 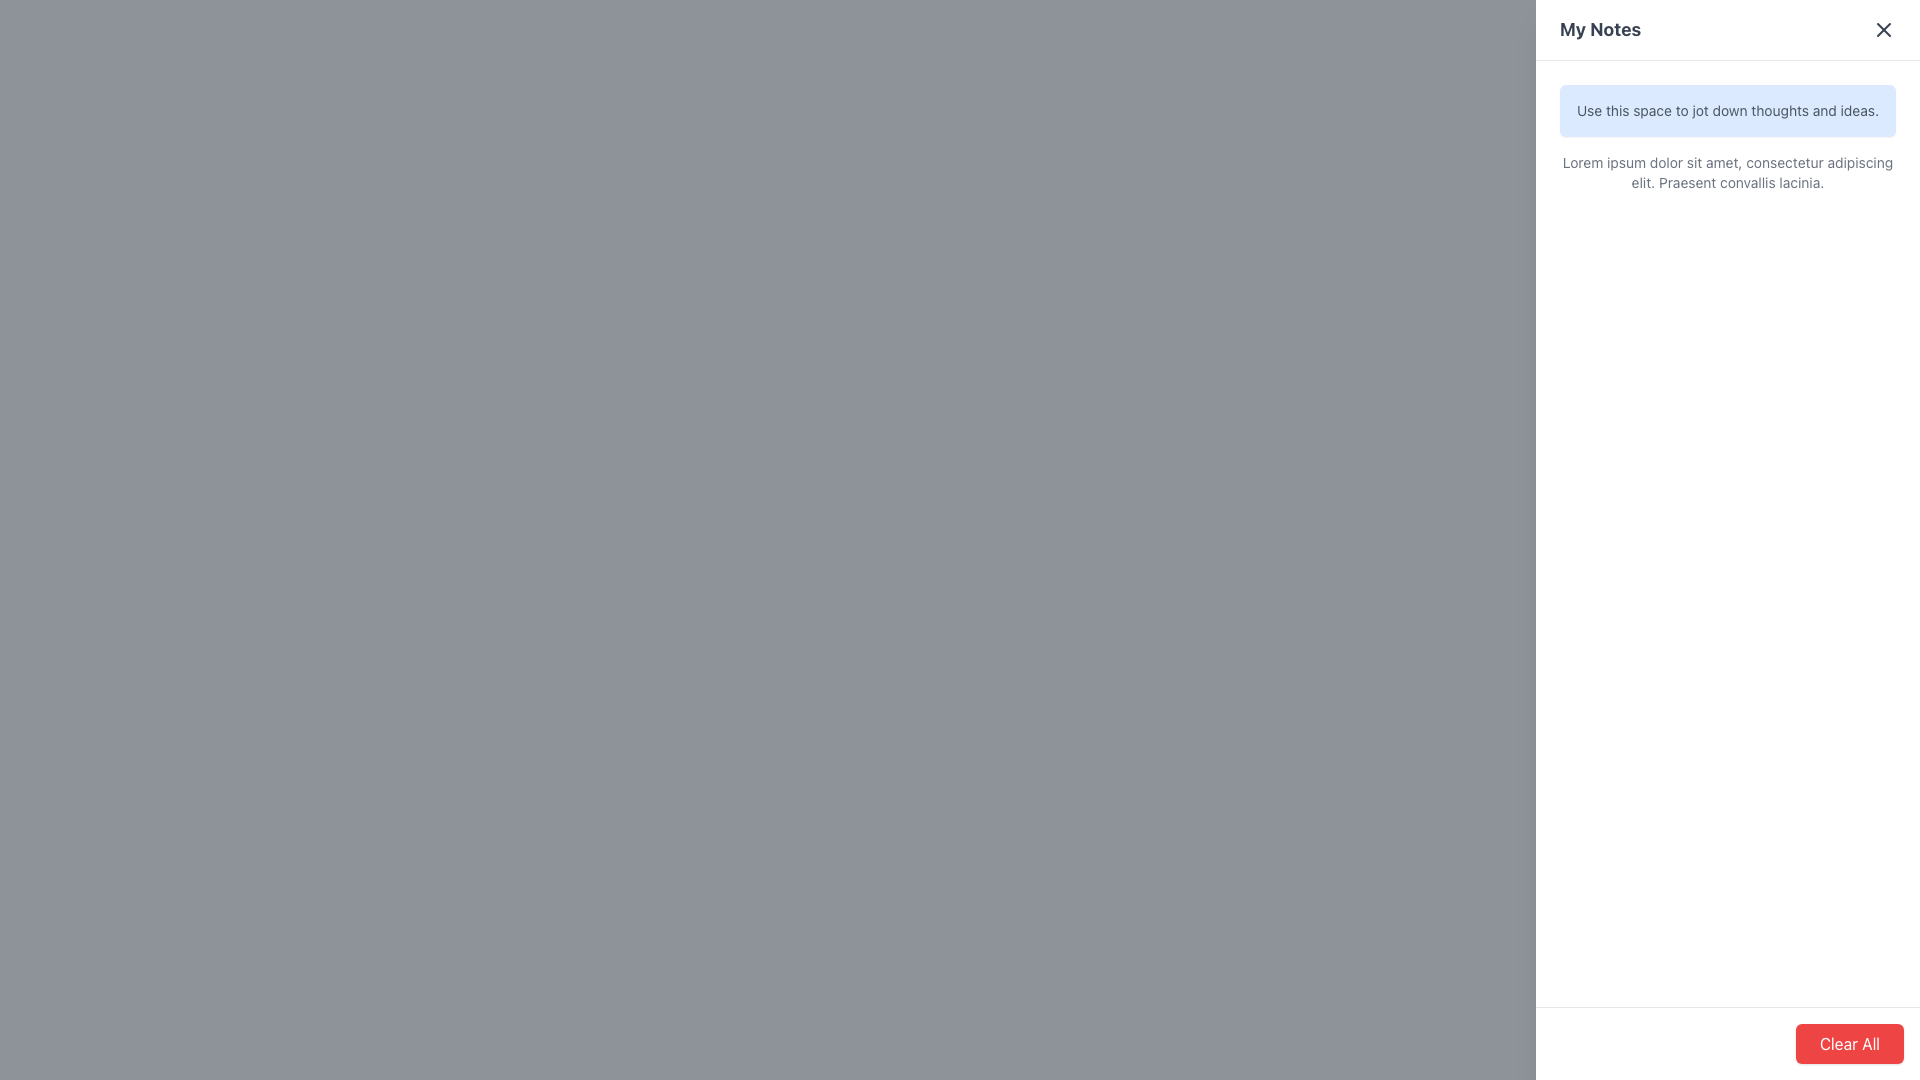 I want to click on the static text label that reads 'My Notes.' This text is styled in bold, large font, and is located in the header section of the side panel, near the top-left corner, preceding an interactive close button, so click(x=1600, y=30).